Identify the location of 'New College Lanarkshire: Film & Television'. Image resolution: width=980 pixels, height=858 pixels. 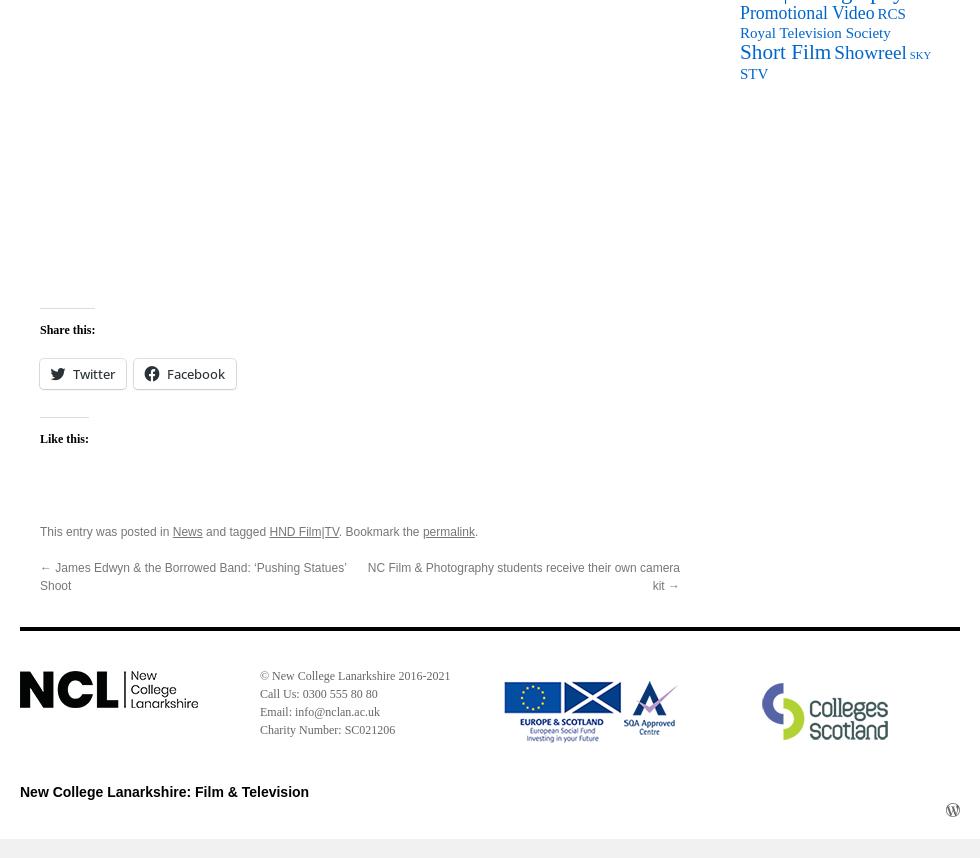
(164, 792).